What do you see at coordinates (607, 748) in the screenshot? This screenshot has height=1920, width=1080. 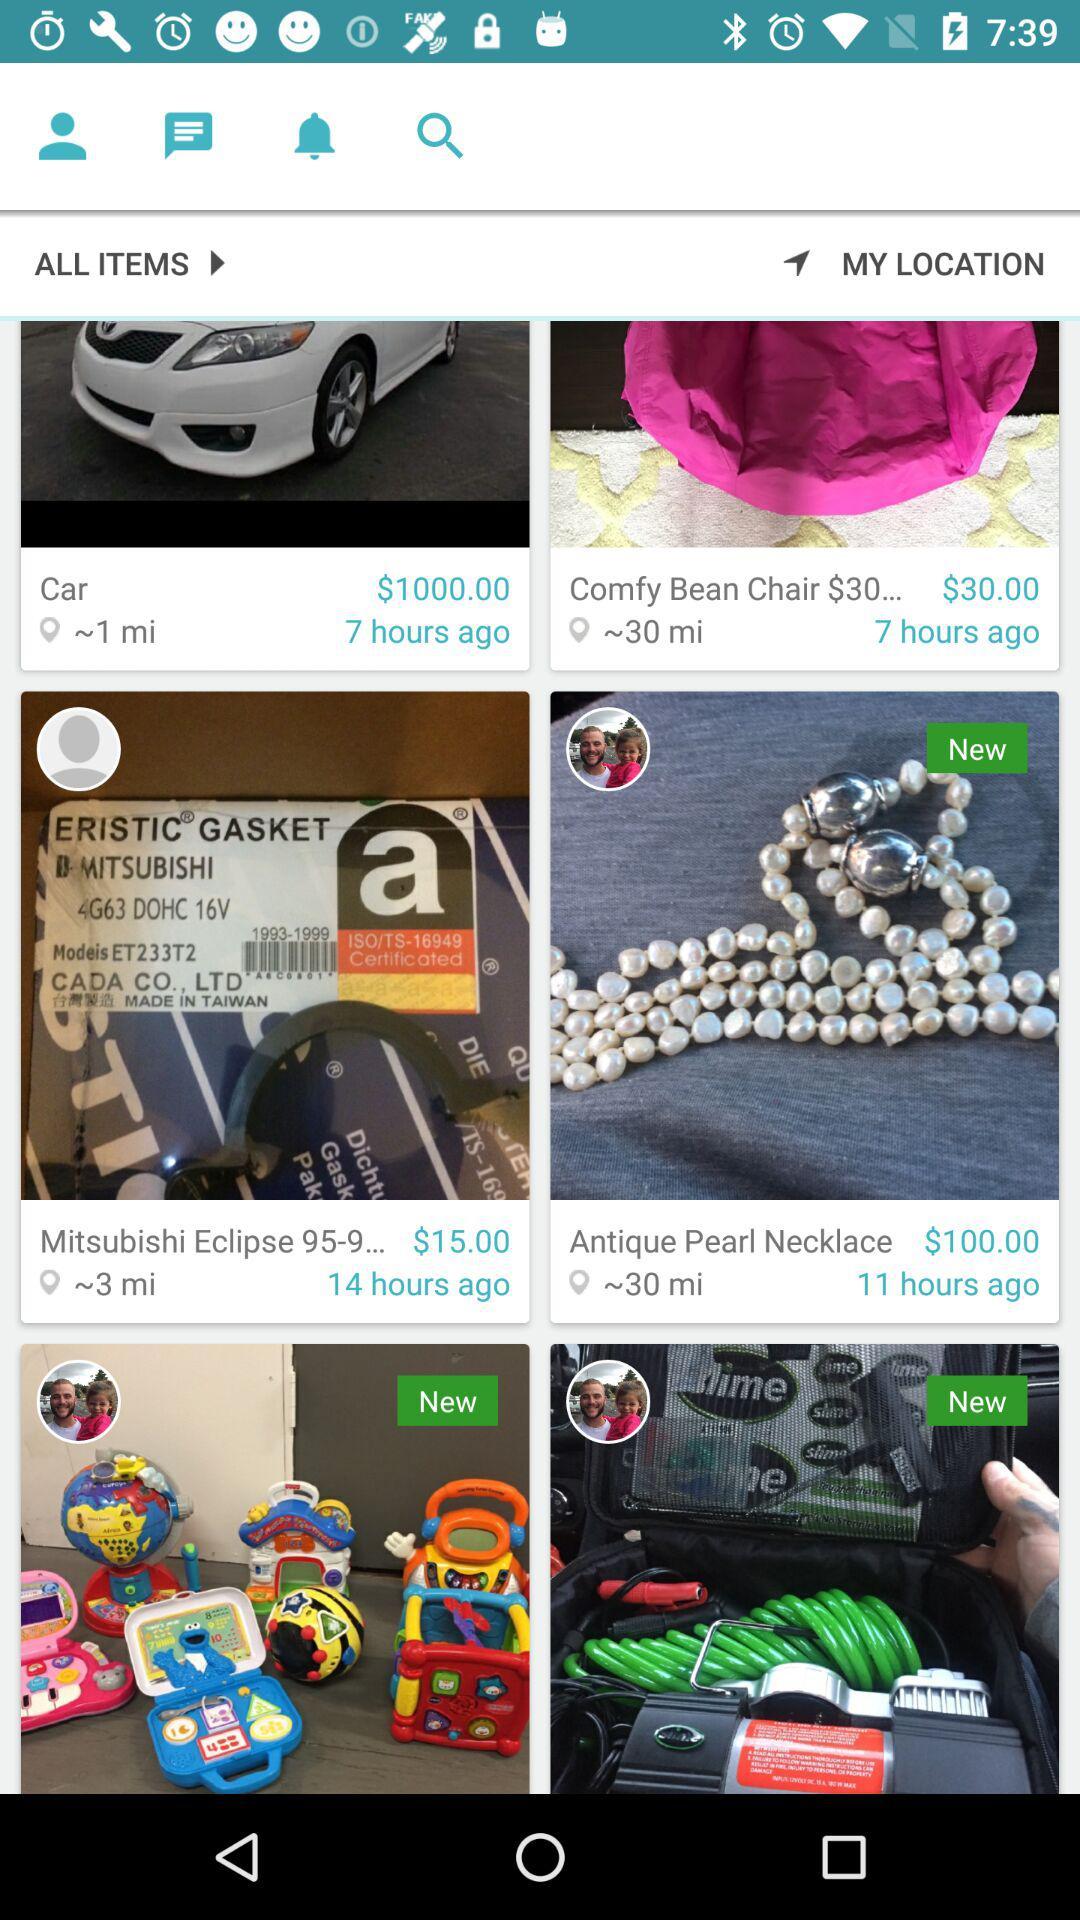 I see `user profile` at bounding box center [607, 748].